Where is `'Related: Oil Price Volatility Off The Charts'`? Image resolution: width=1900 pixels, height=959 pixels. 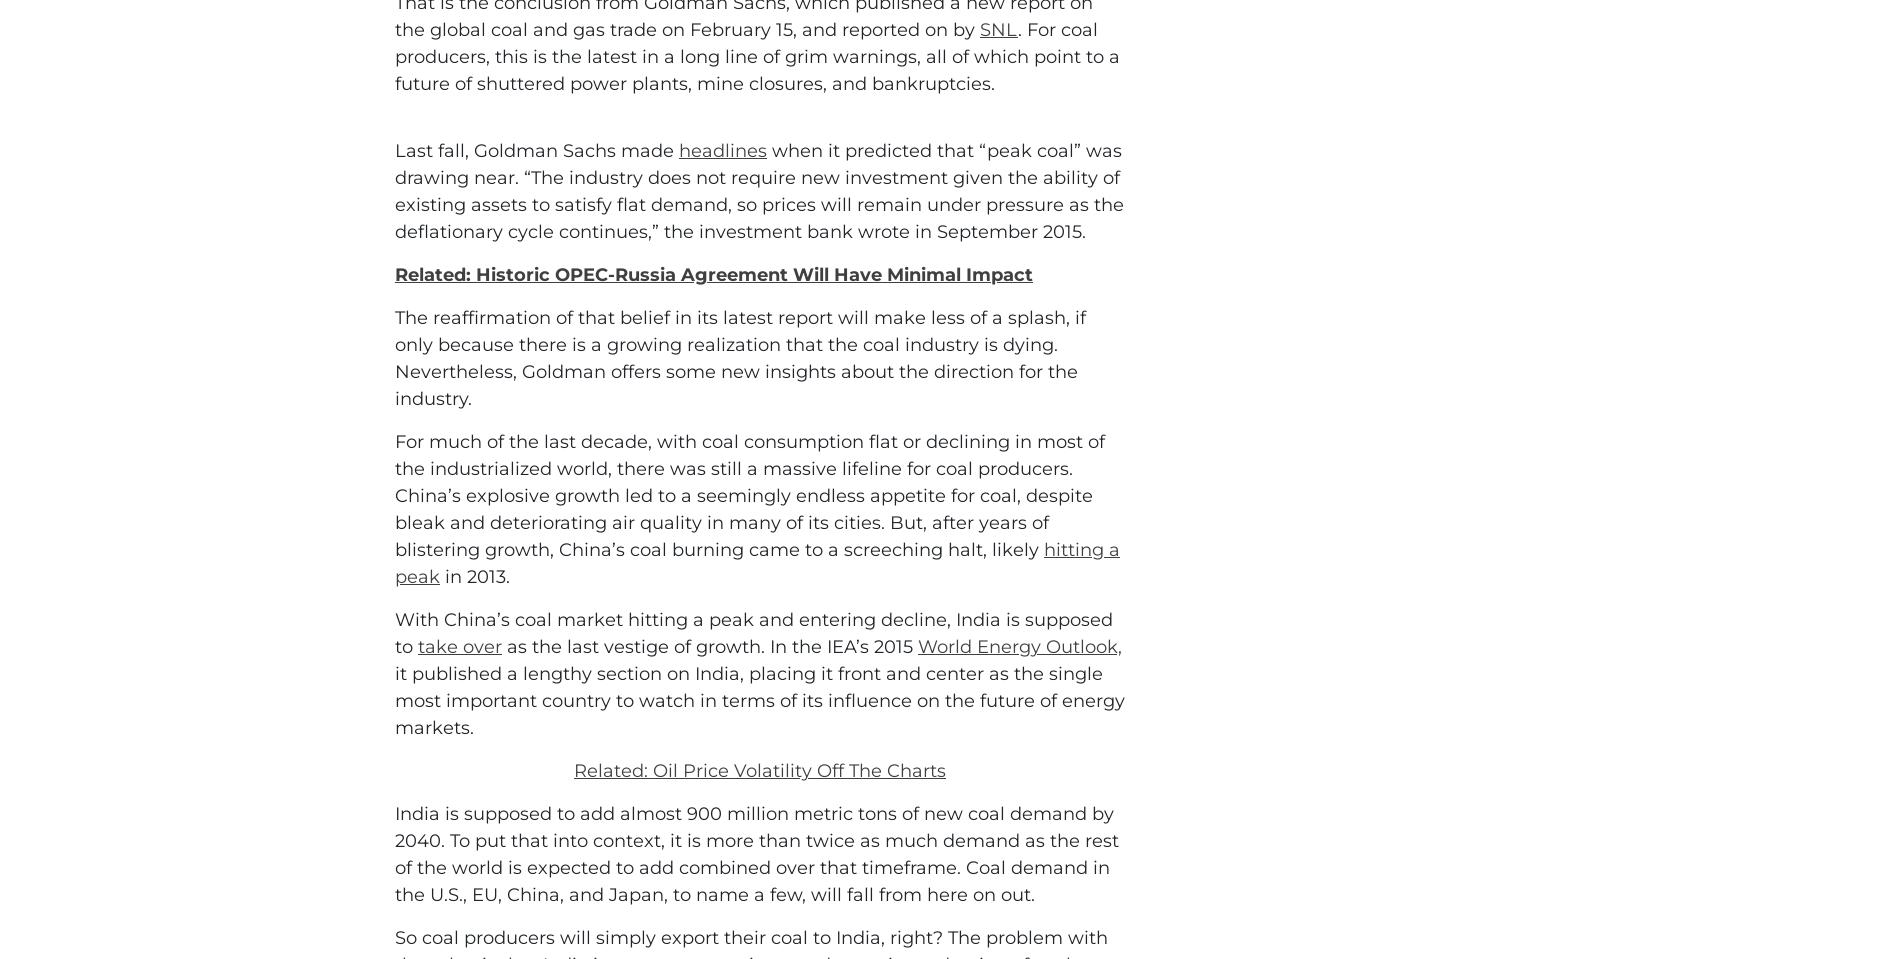 'Related: Oil Price Volatility Off The Charts' is located at coordinates (759, 859).